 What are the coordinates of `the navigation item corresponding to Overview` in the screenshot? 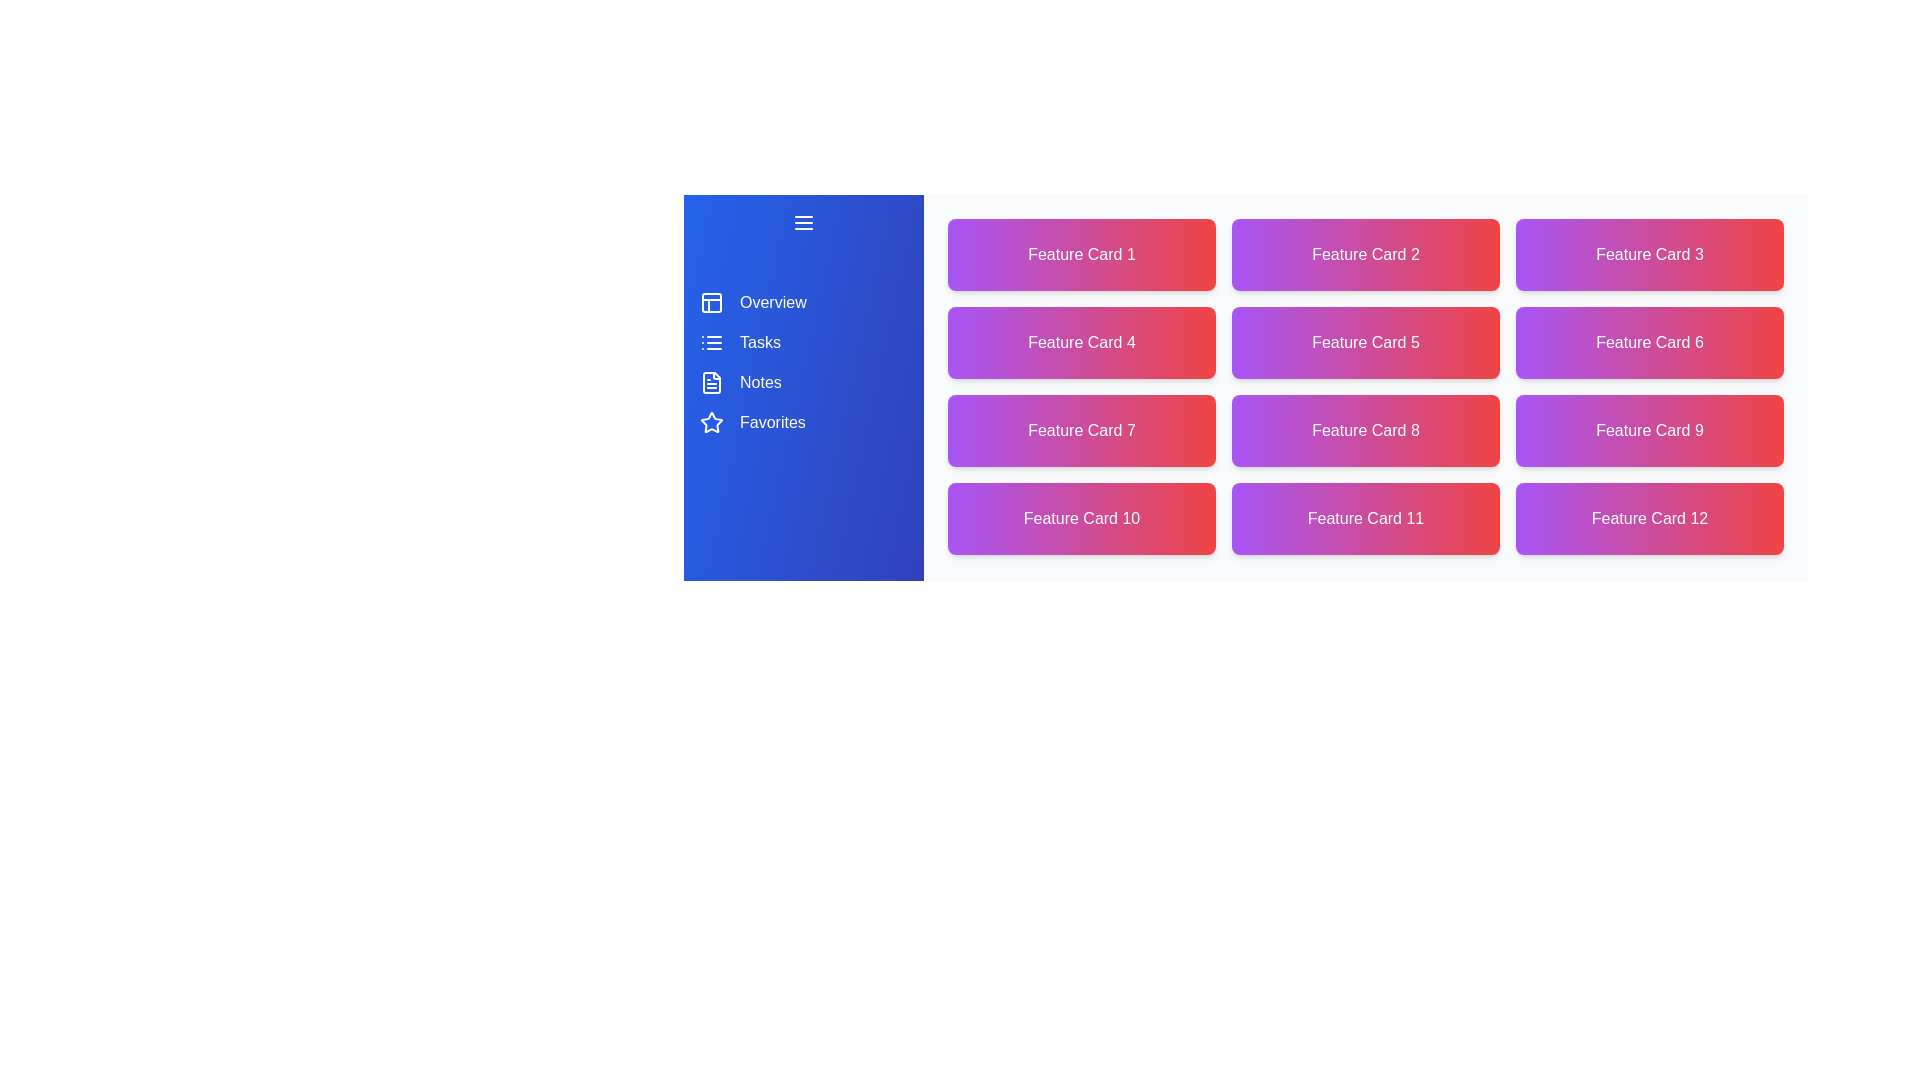 It's located at (804, 303).